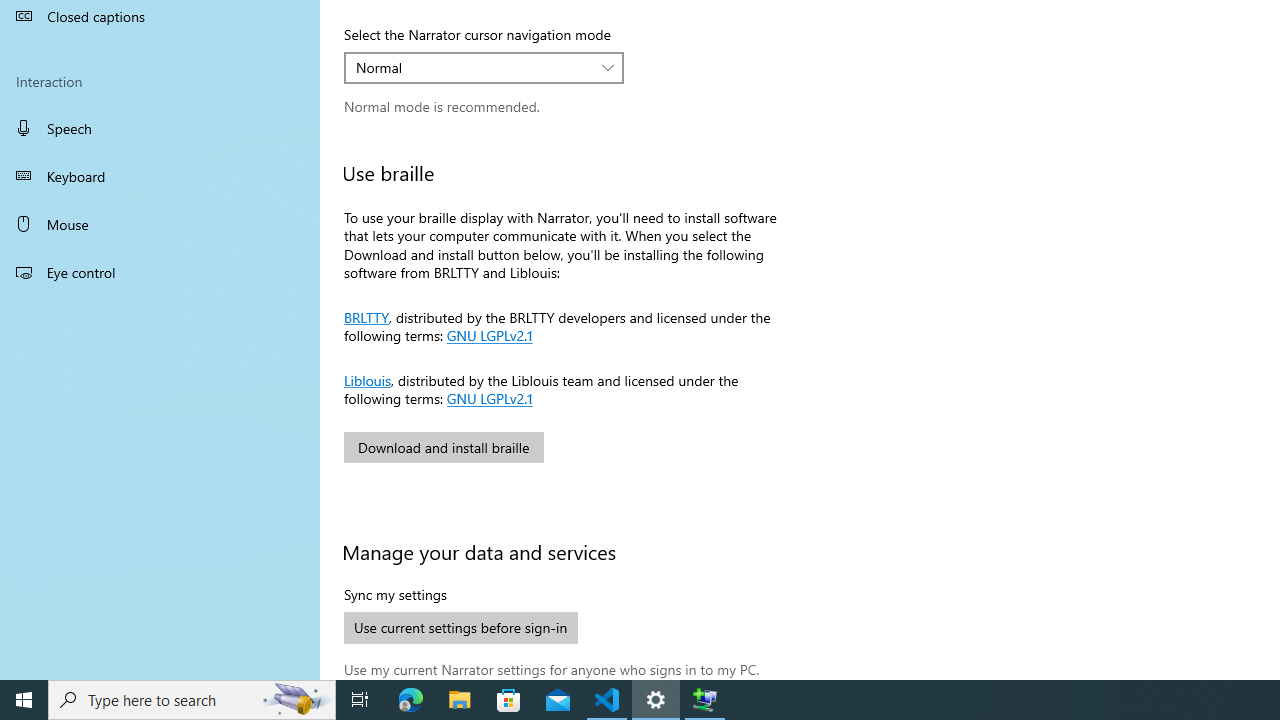 This screenshot has width=1280, height=720. I want to click on 'Start', so click(24, 698).